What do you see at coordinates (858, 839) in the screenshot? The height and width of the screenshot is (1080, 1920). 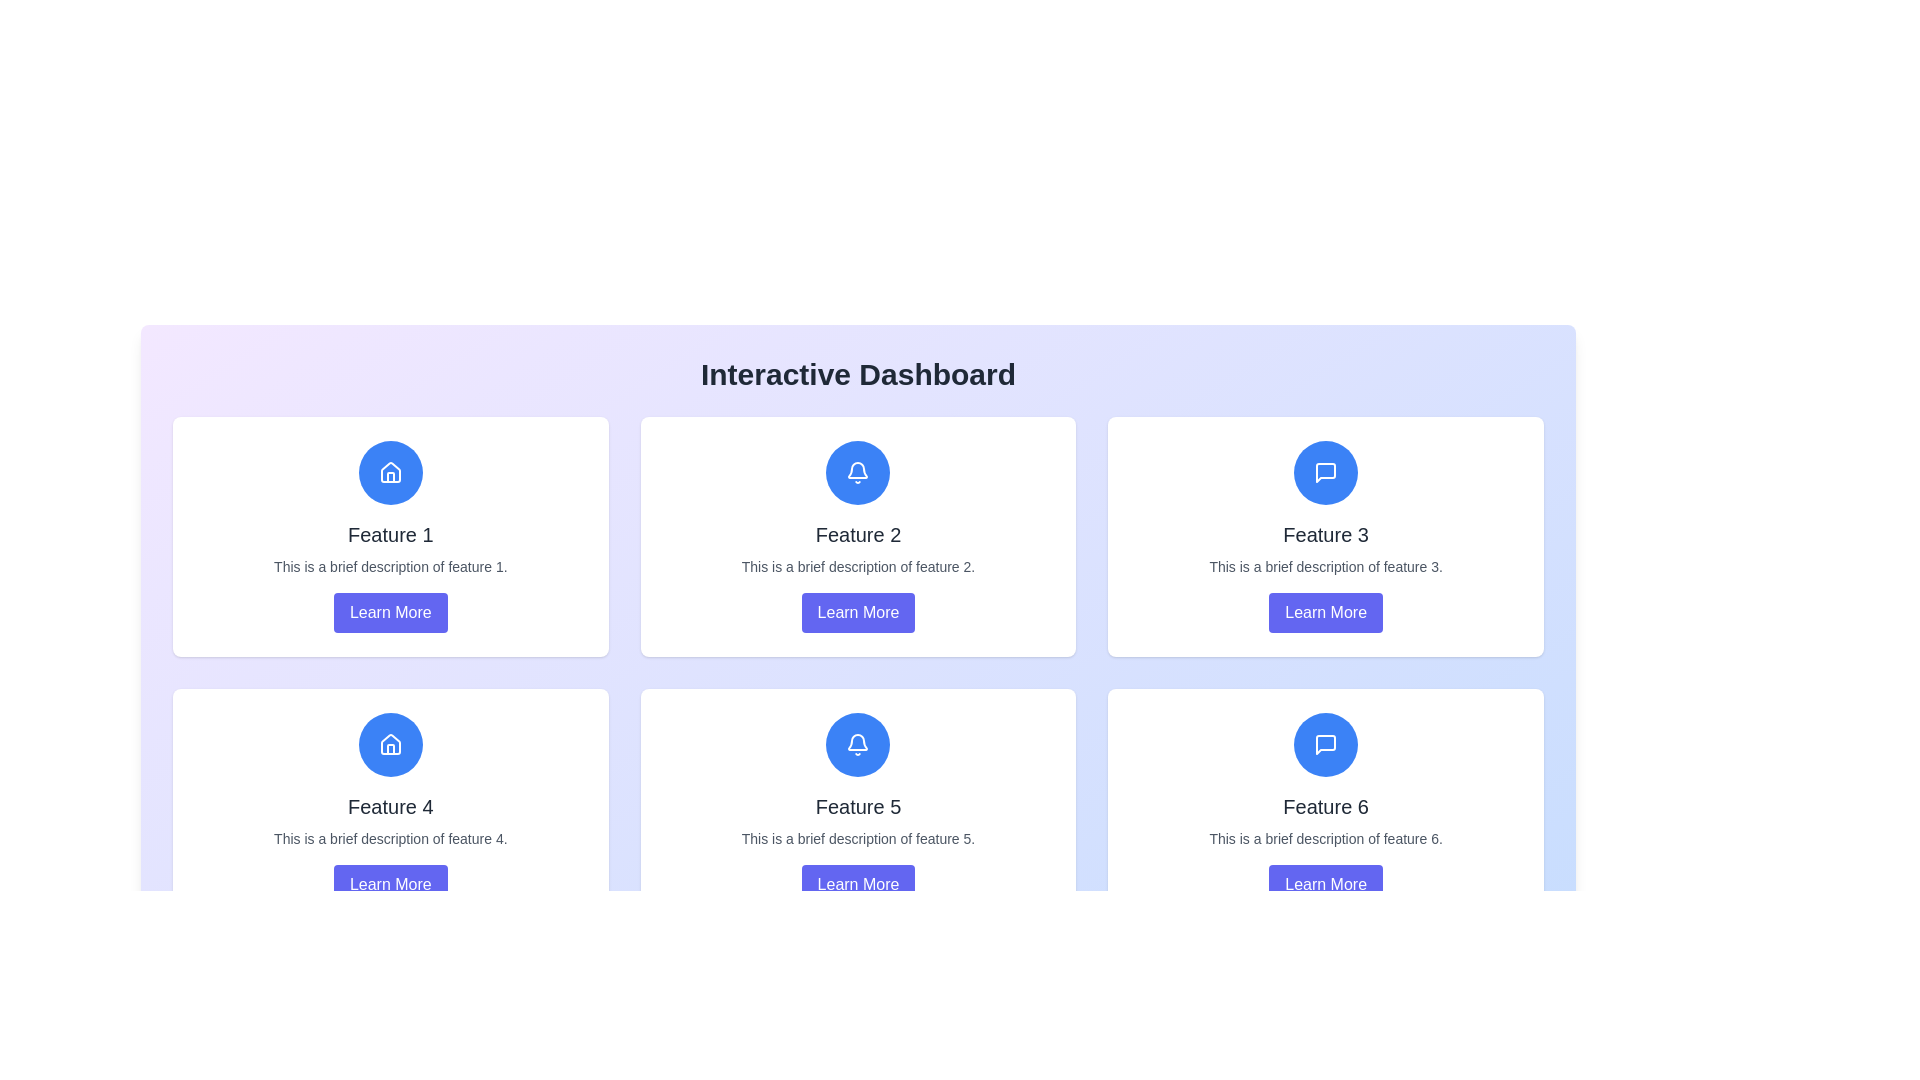 I see `the text block containing 'This is a brief description of feature 5.' which is positioned beneath the heading 'Feature 5' and above the button labeled 'Learn More'` at bounding box center [858, 839].